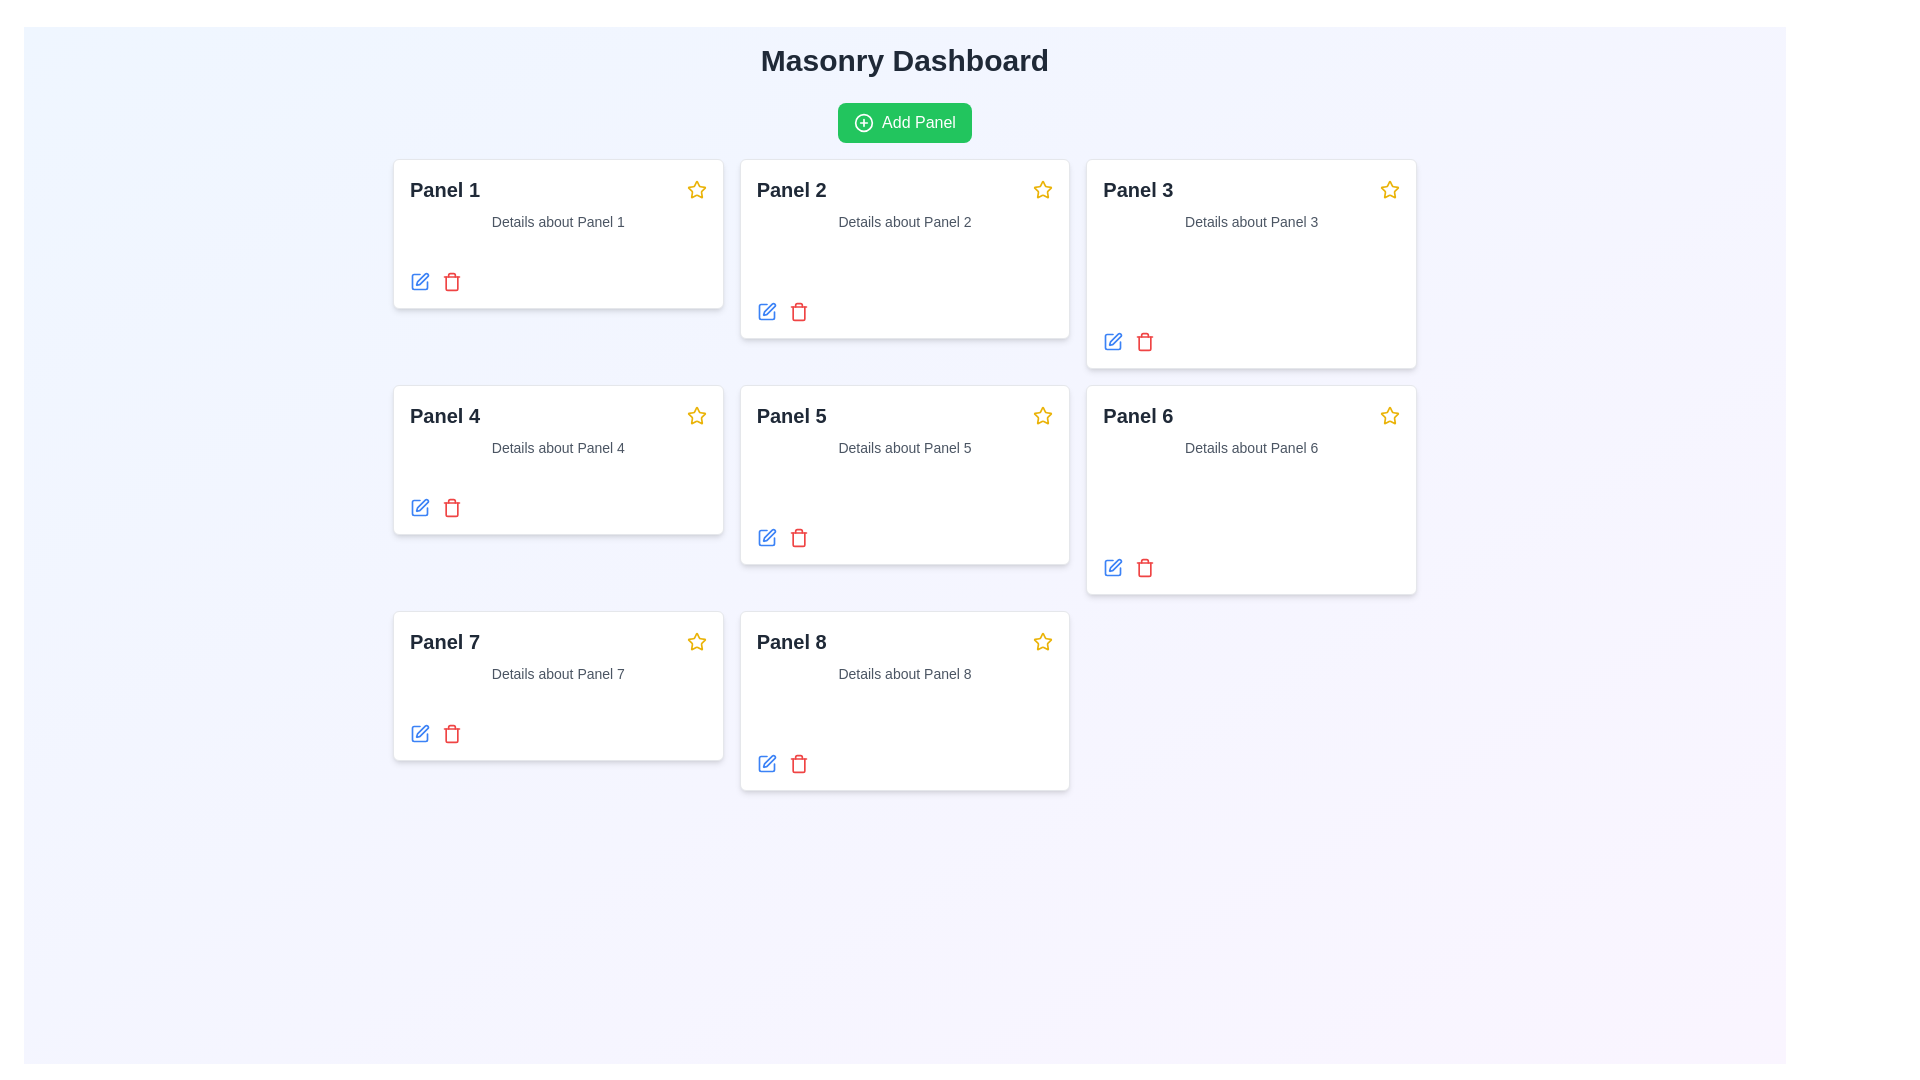 This screenshot has height=1080, width=1920. I want to click on the yellow star icon rating button located in the top-right of 'Panel 4' to activate its hover effect, so click(696, 415).